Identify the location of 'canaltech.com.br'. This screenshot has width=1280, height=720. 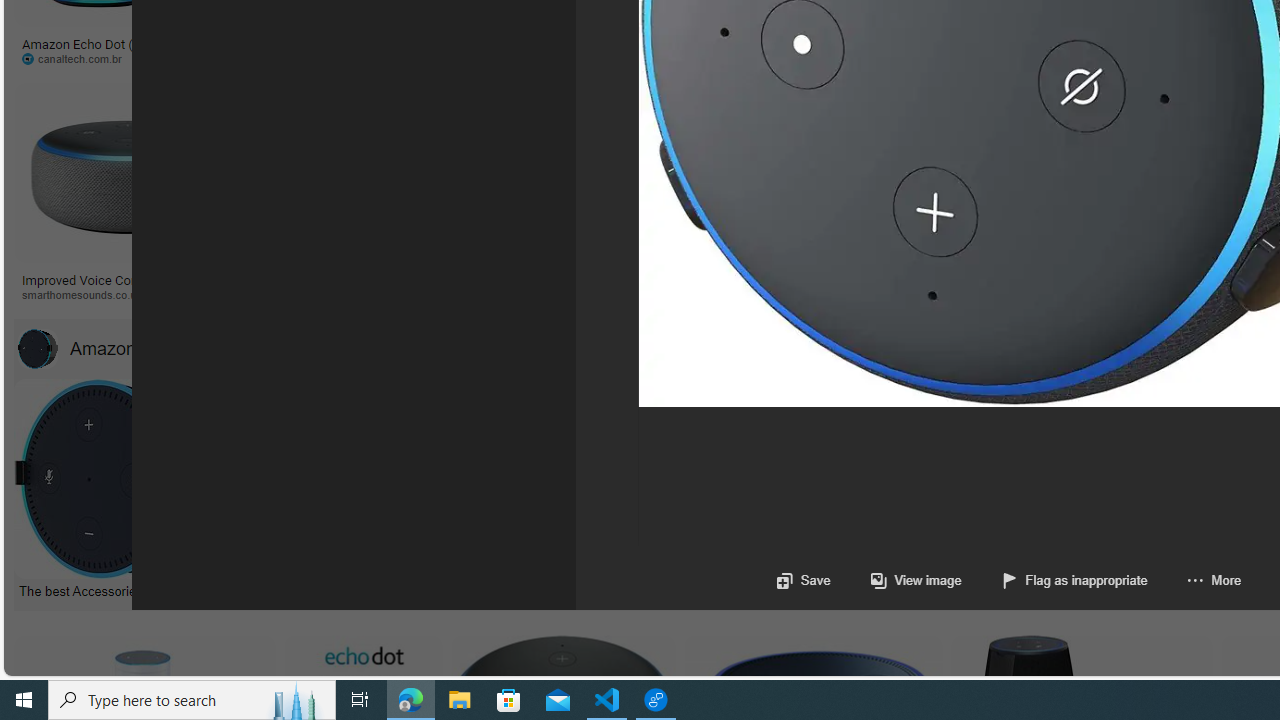
(96, 58).